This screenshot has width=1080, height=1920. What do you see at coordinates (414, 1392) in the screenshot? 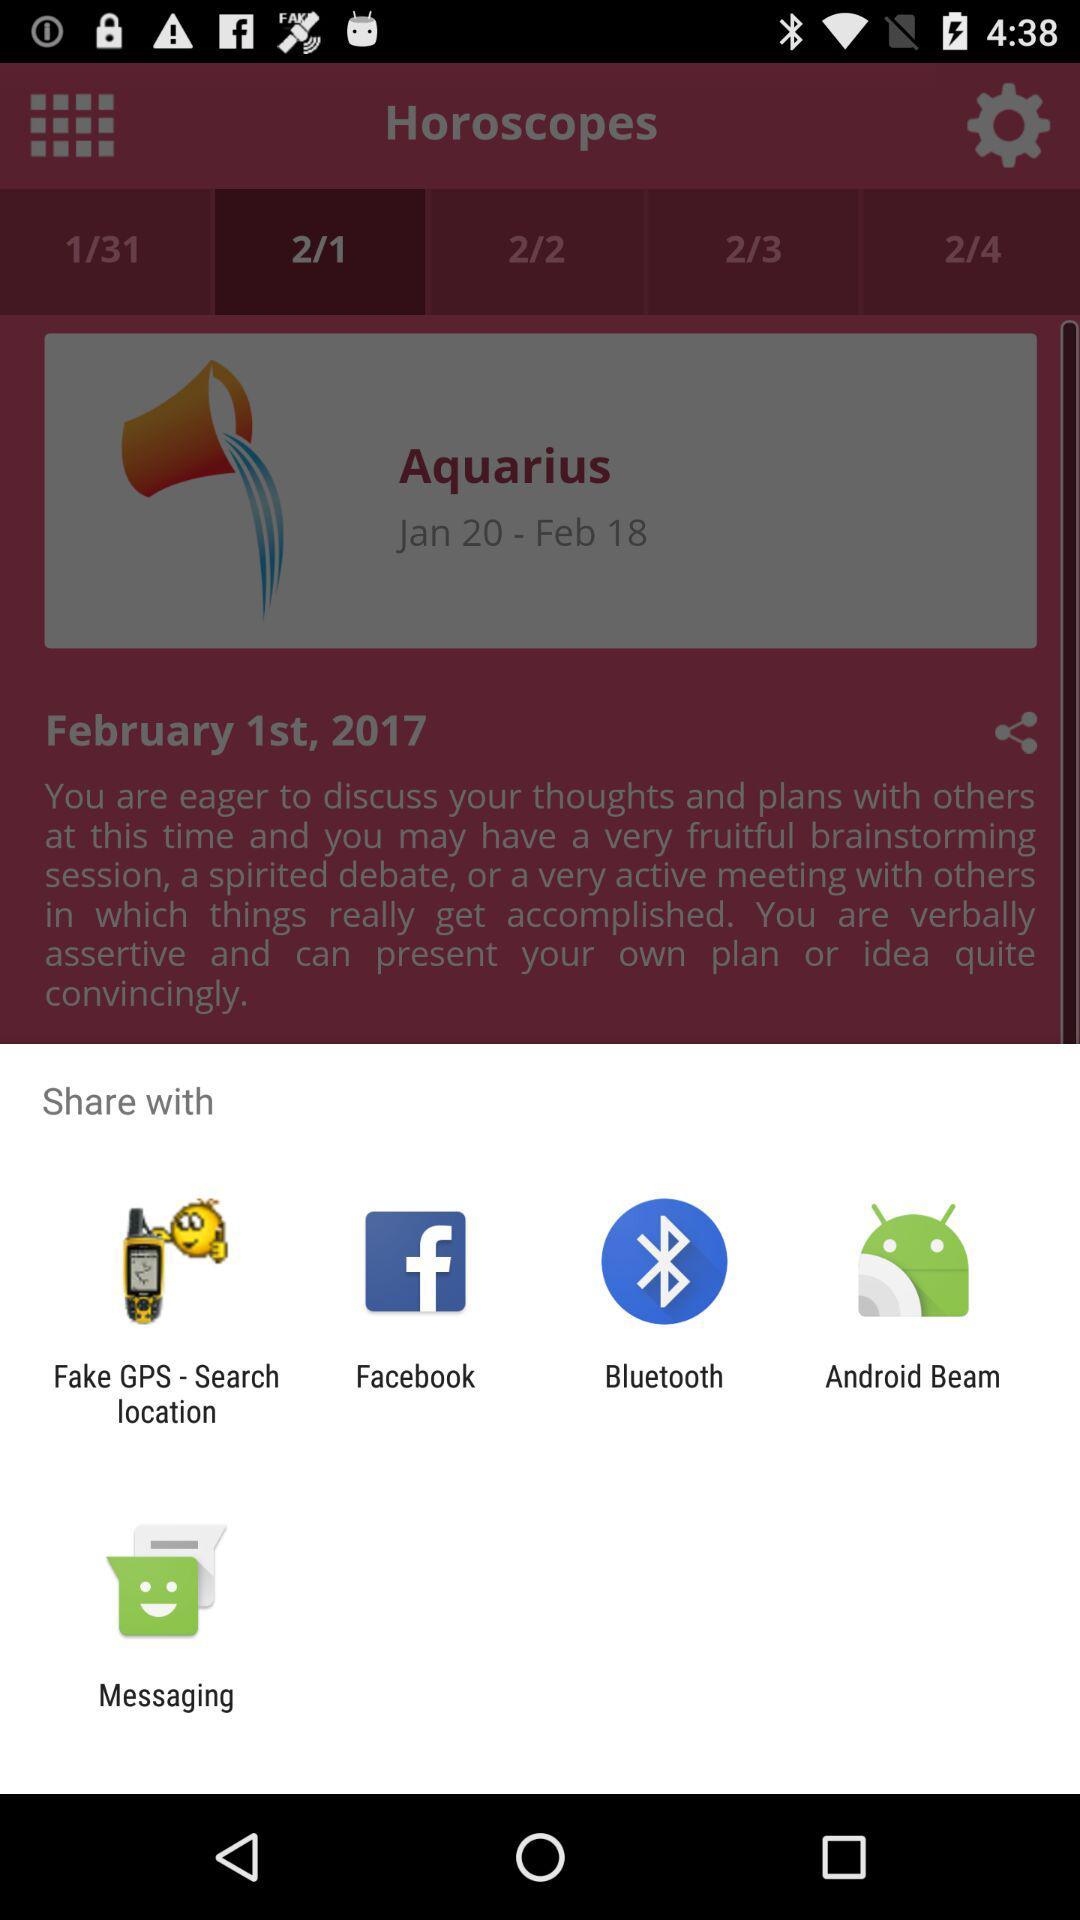
I see `facebook icon` at bounding box center [414, 1392].